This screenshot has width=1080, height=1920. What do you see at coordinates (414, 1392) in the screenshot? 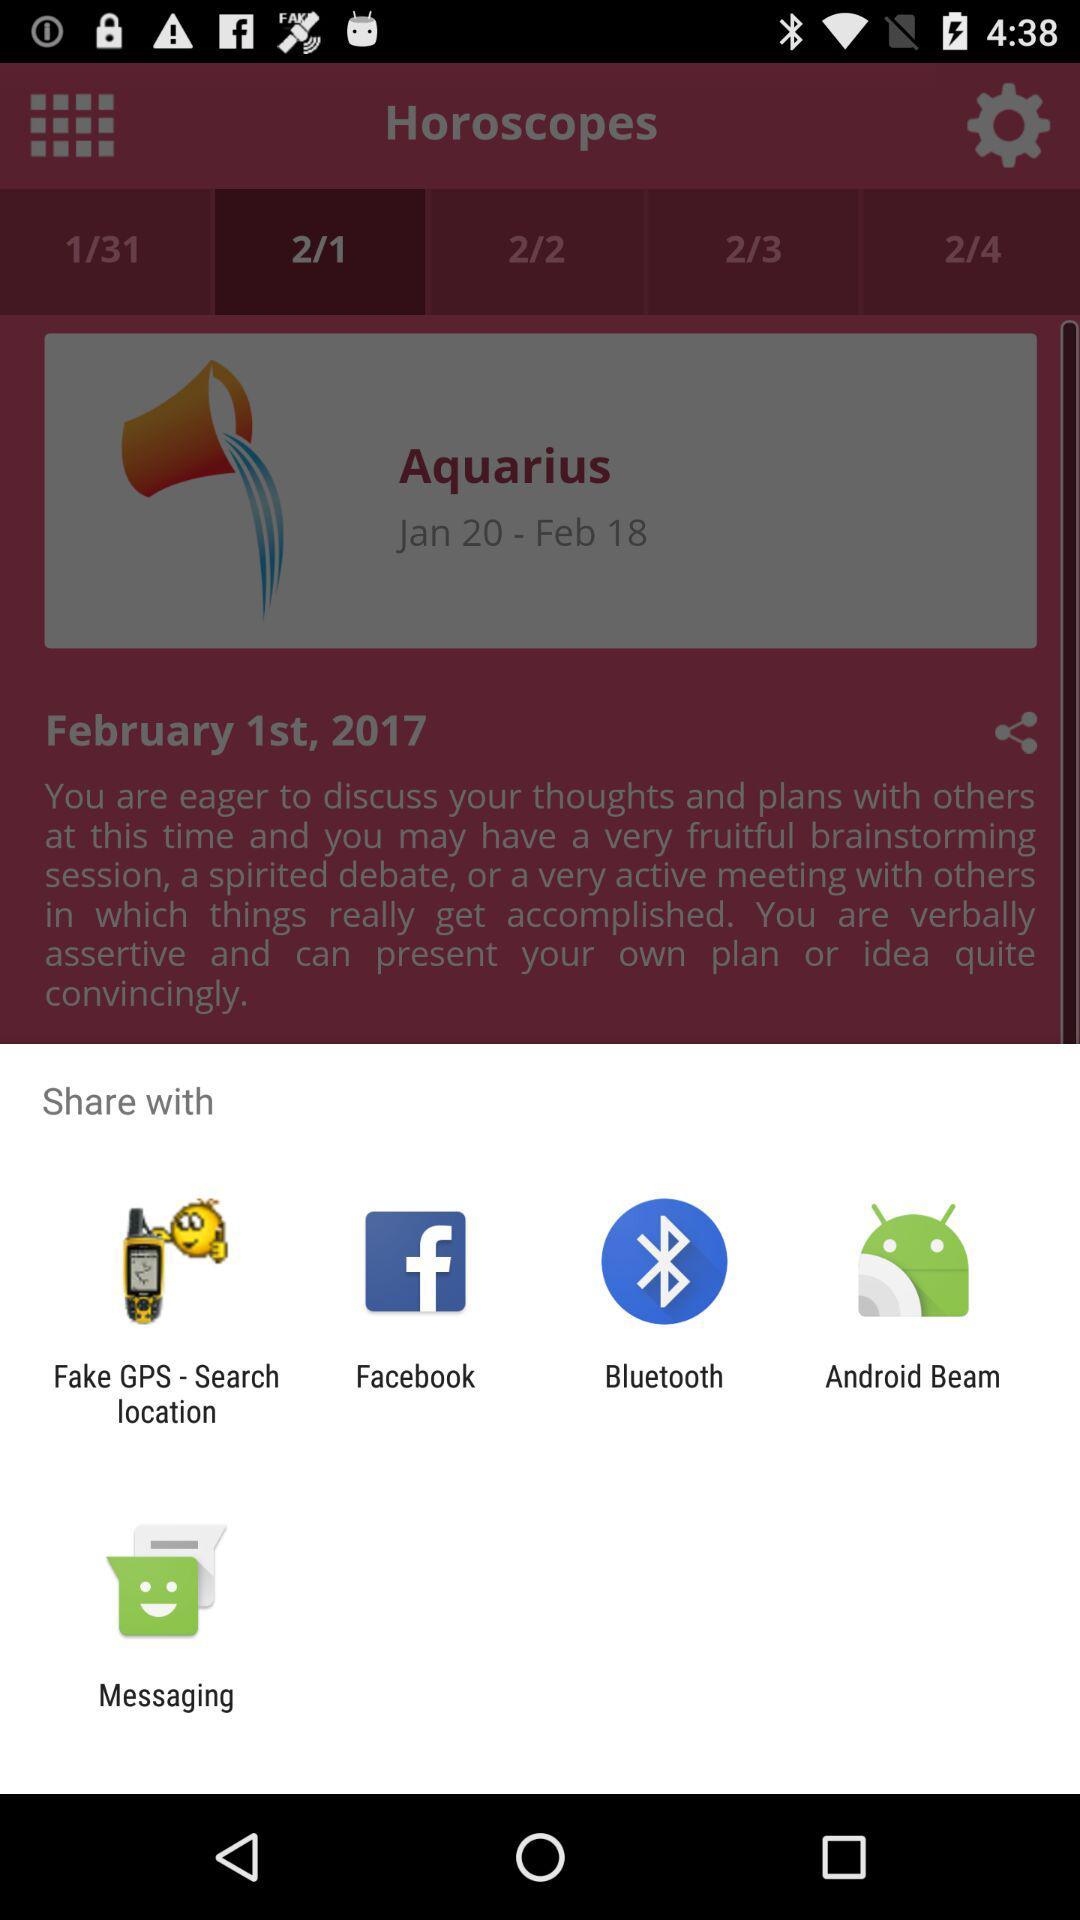
I see `facebook icon` at bounding box center [414, 1392].